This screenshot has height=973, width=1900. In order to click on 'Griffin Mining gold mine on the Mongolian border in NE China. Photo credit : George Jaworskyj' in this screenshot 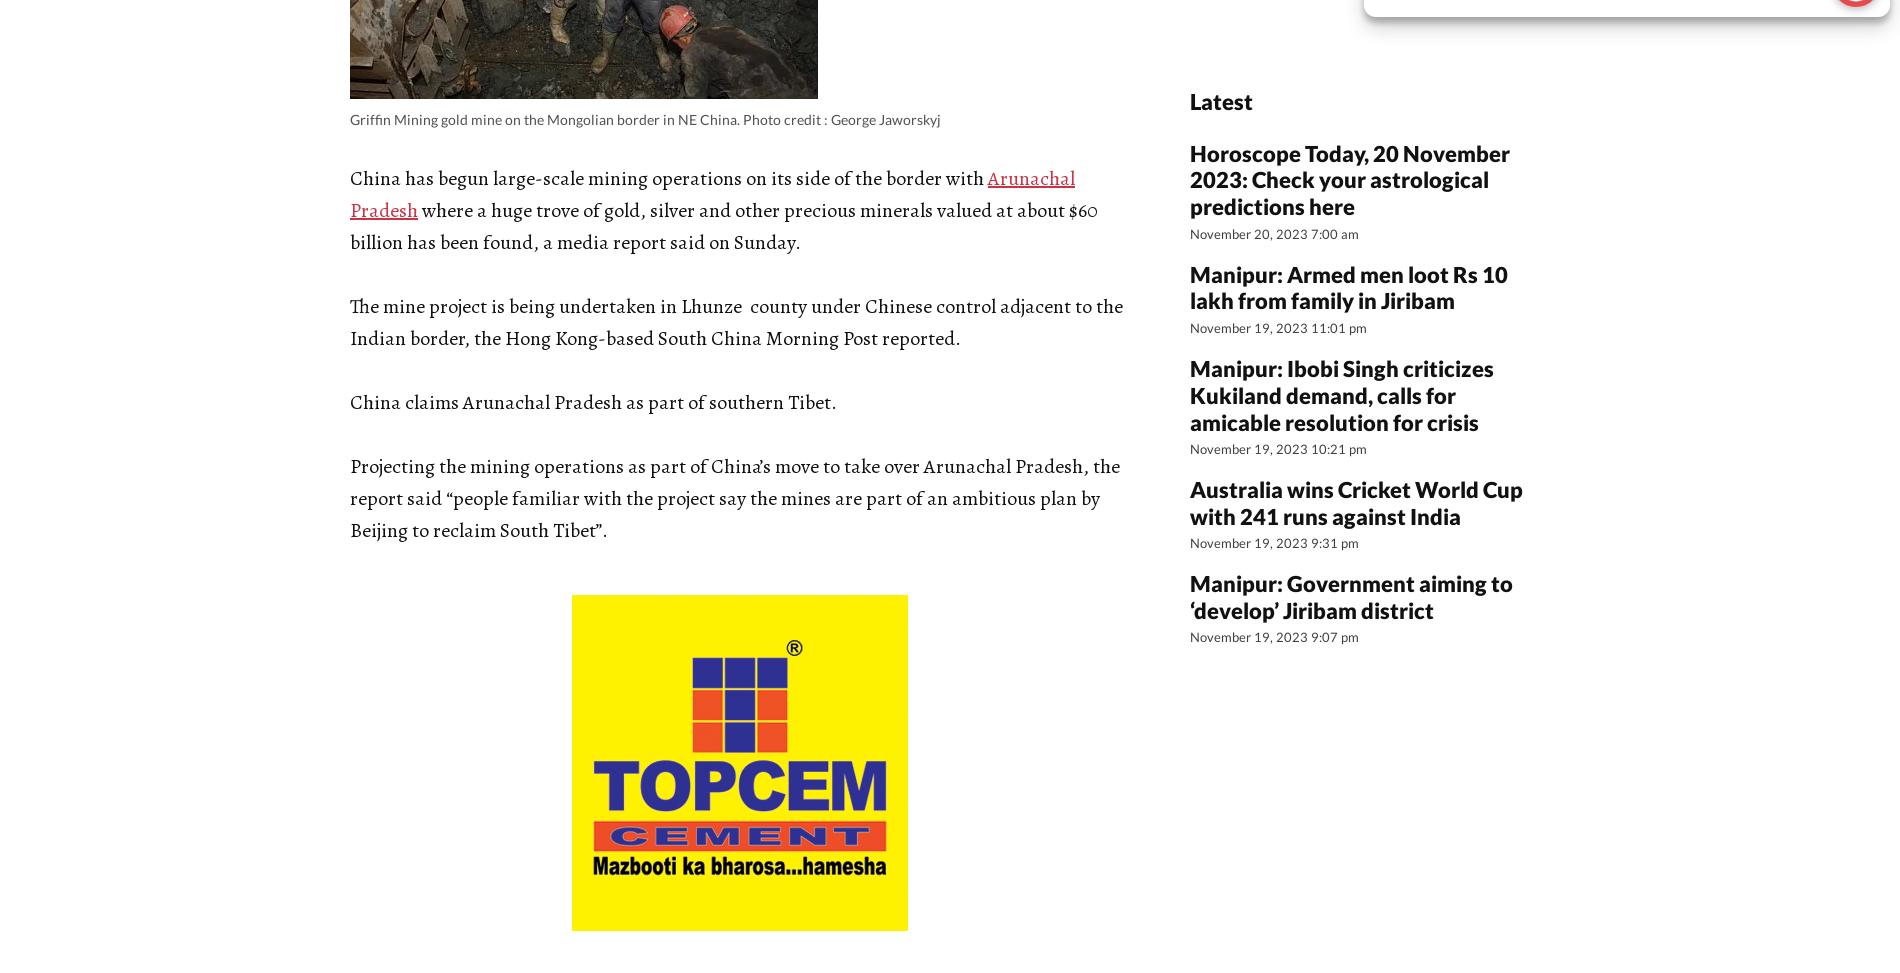, I will do `click(645, 117)`.